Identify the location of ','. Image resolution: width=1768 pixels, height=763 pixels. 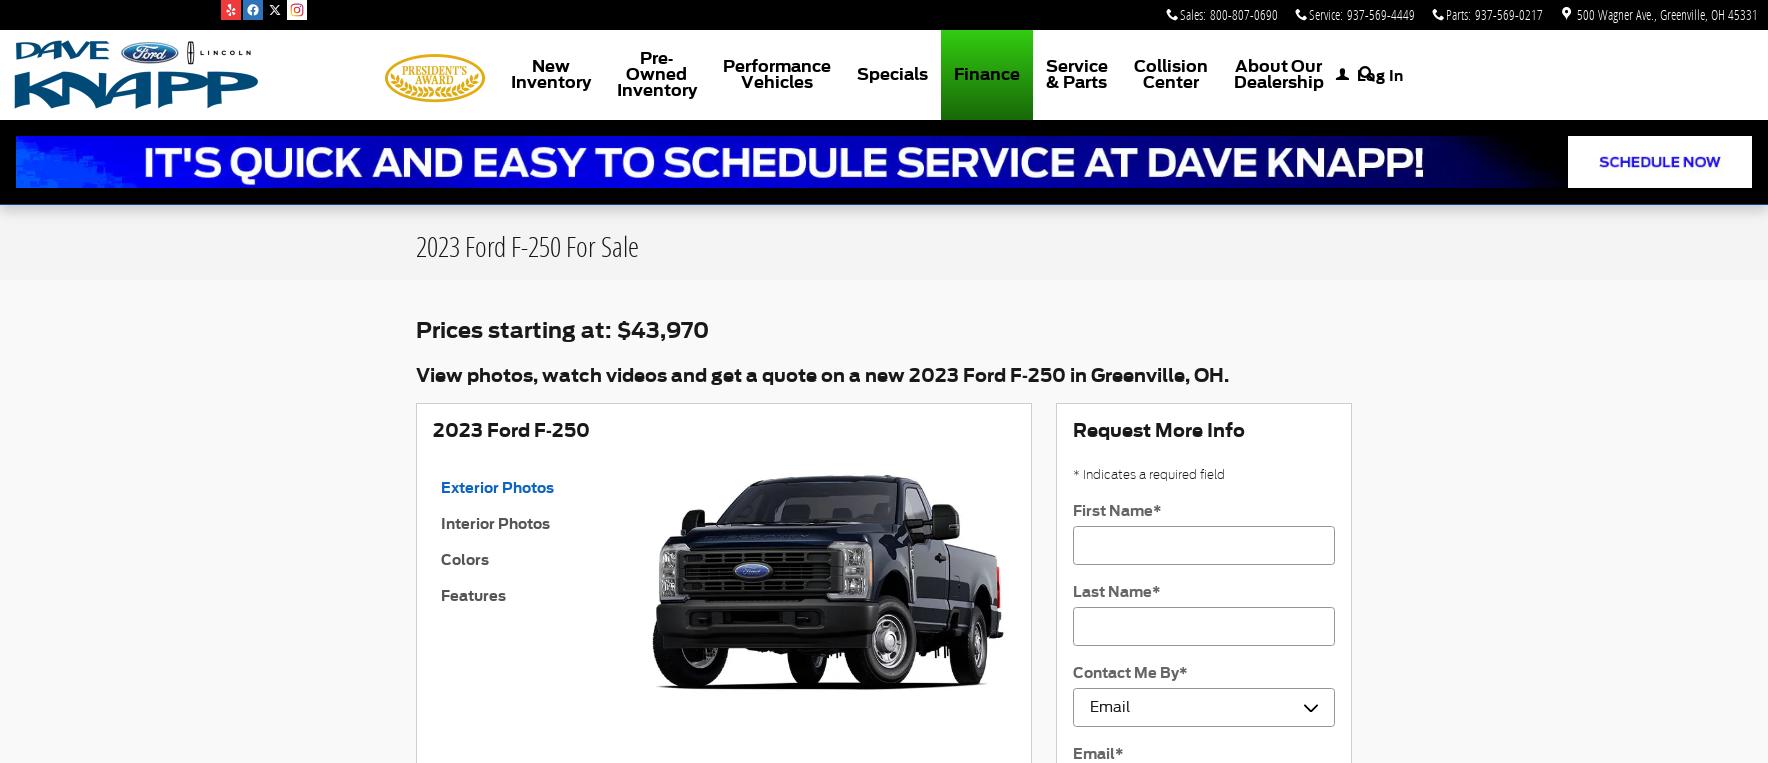
(1706, 13).